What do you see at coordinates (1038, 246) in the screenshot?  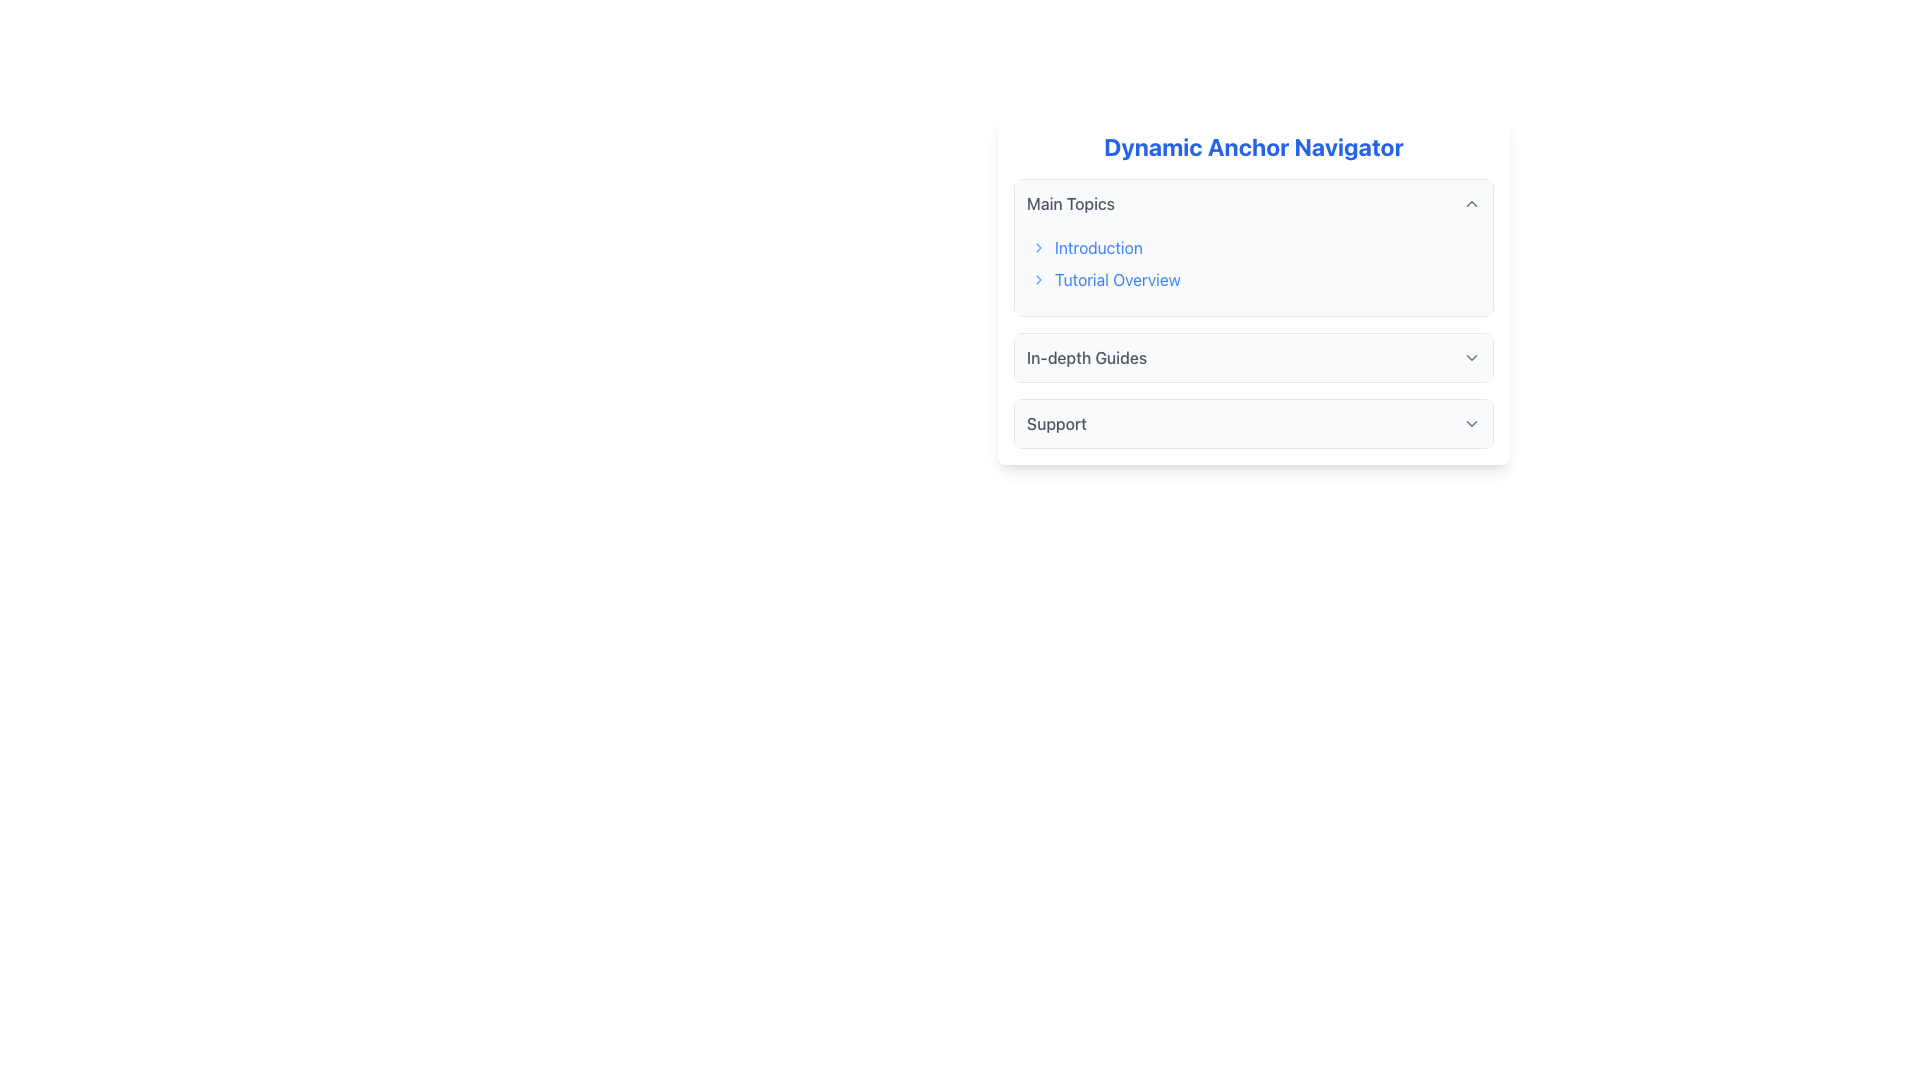 I see `the right-facing blue chevron arrow icon located to the left of the 'Introduction' text in the 'Main Topics' list of the 'Dynamic Anchor Navigator'` at bounding box center [1038, 246].